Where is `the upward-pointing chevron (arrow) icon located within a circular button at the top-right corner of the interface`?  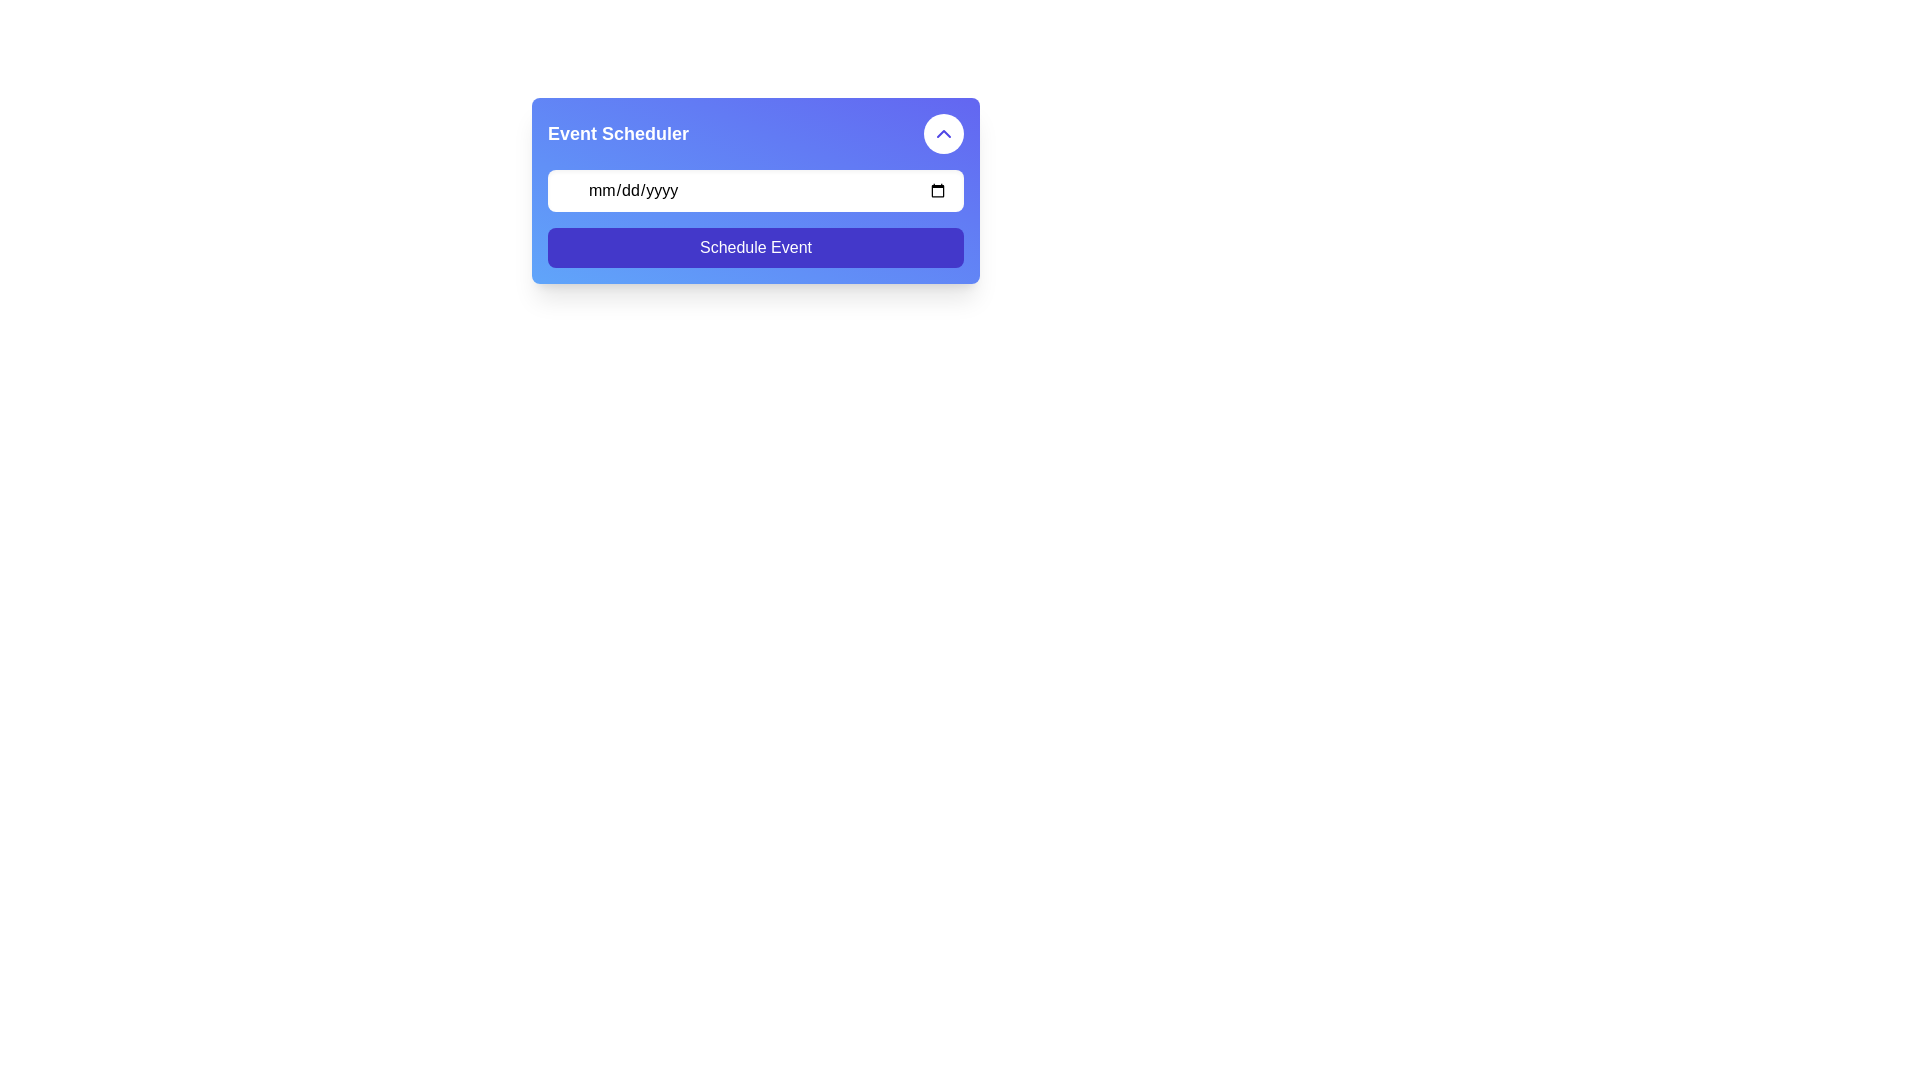
the upward-pointing chevron (arrow) icon located within a circular button at the top-right corner of the interface is located at coordinates (943, 134).